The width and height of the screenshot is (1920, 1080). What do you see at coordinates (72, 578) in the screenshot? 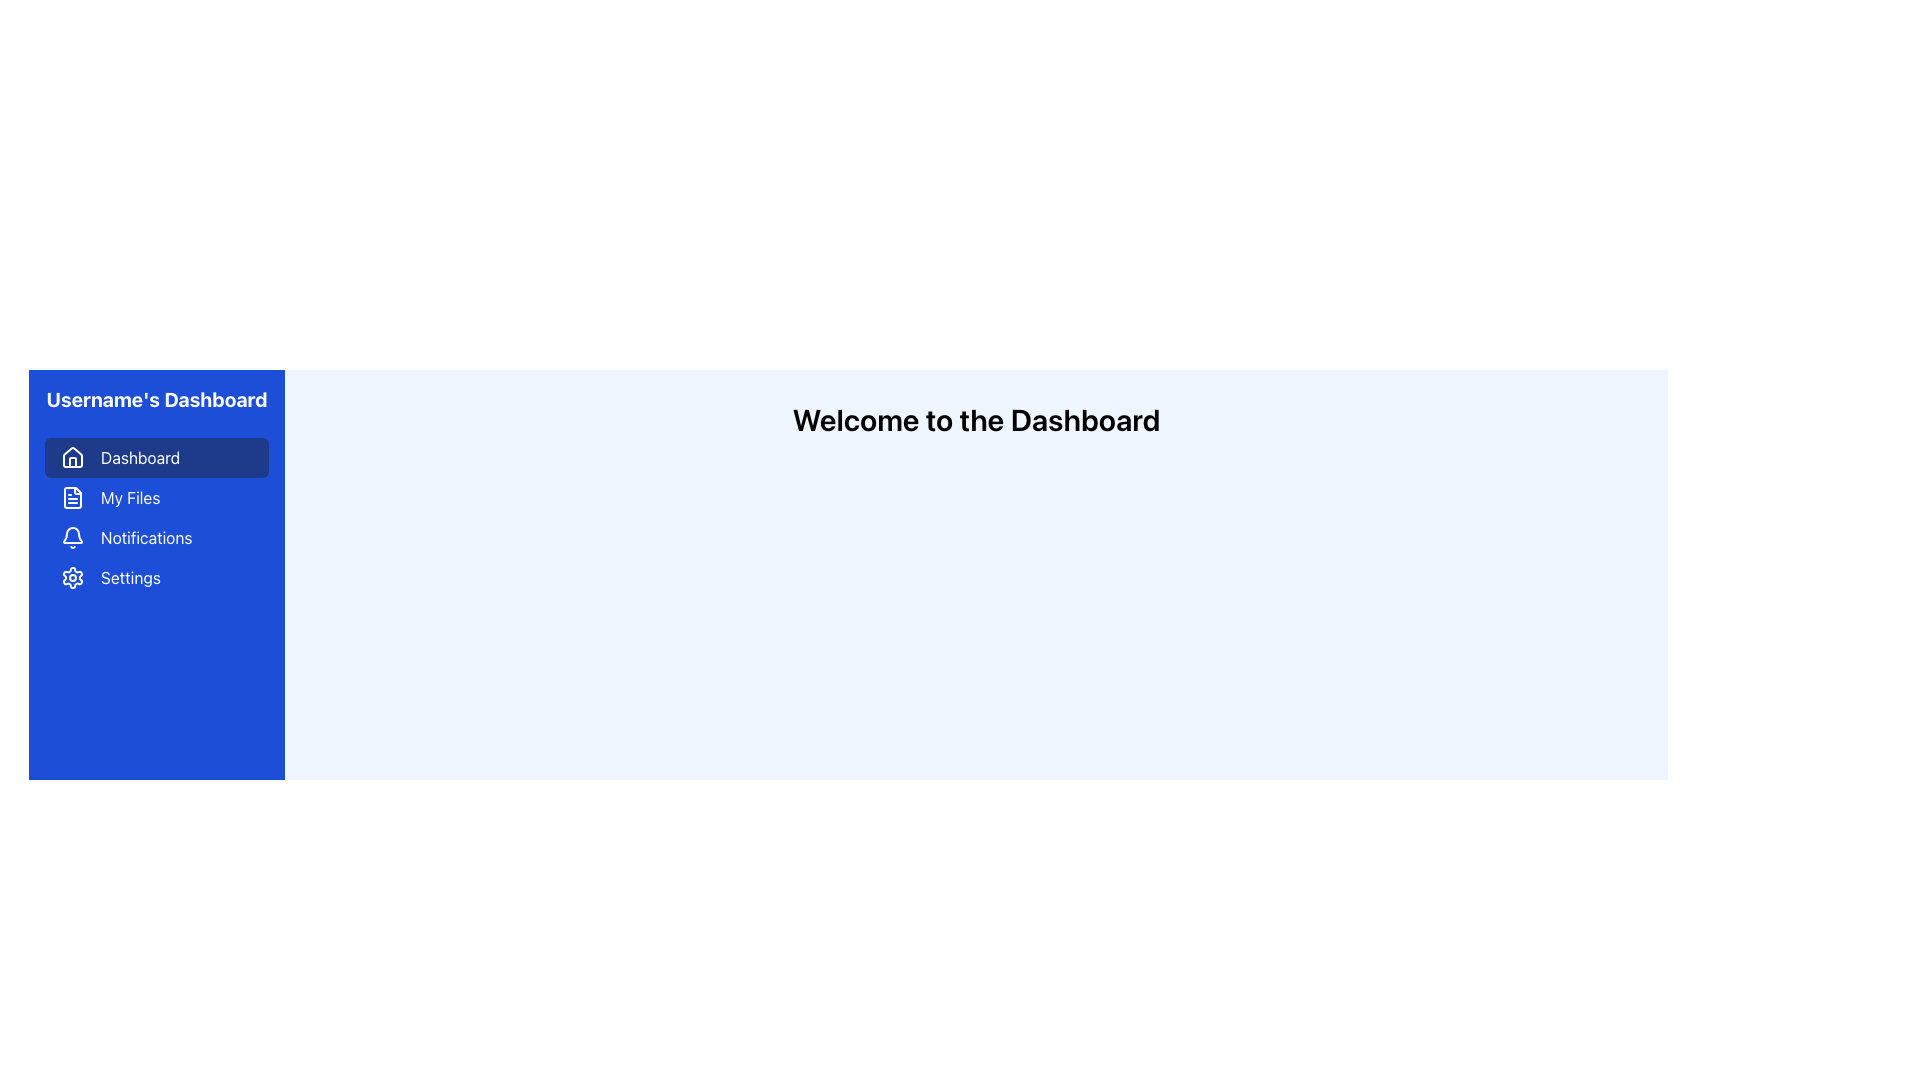
I see `gear-like icon representing the settings option, which is styled in blue and located to the left of the 'Settings' text in the sidebar navigation` at bounding box center [72, 578].